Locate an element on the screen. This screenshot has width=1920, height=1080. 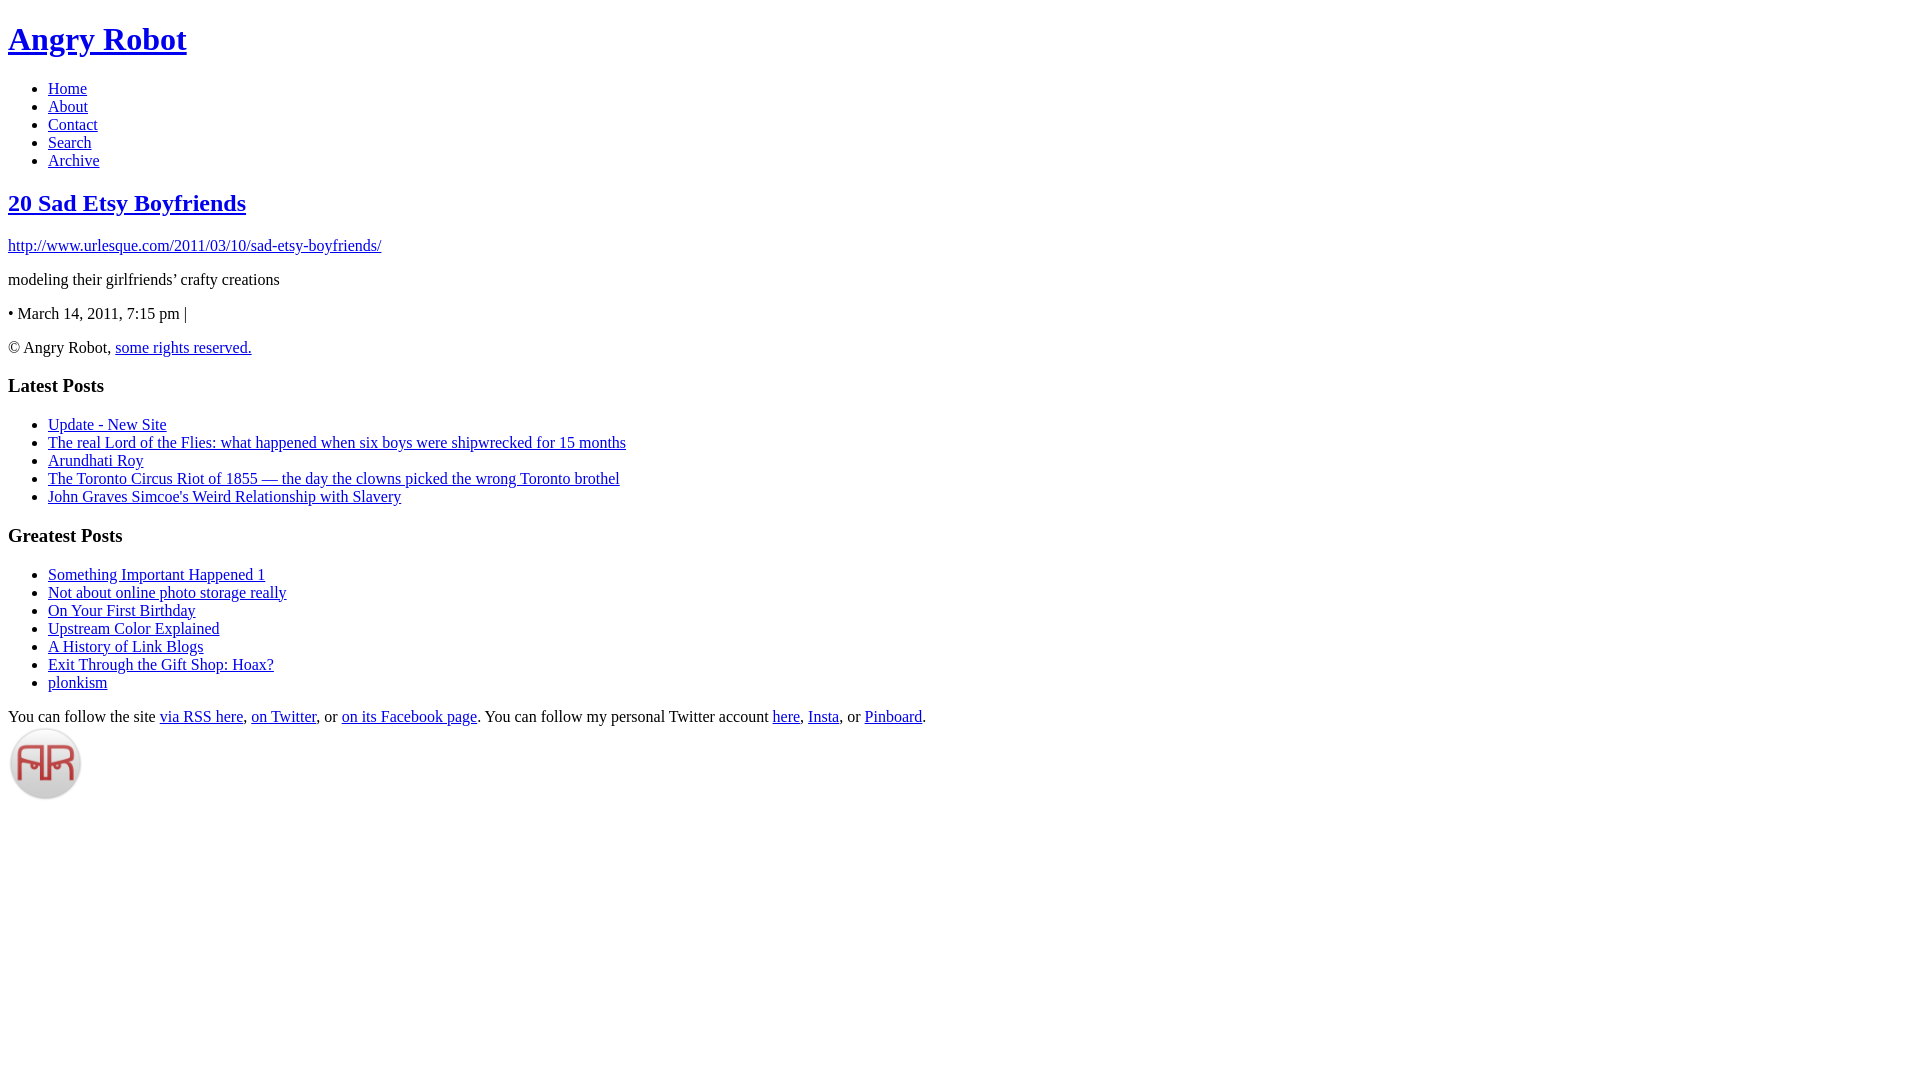
'A History of Link Blogs' is located at coordinates (124, 646).